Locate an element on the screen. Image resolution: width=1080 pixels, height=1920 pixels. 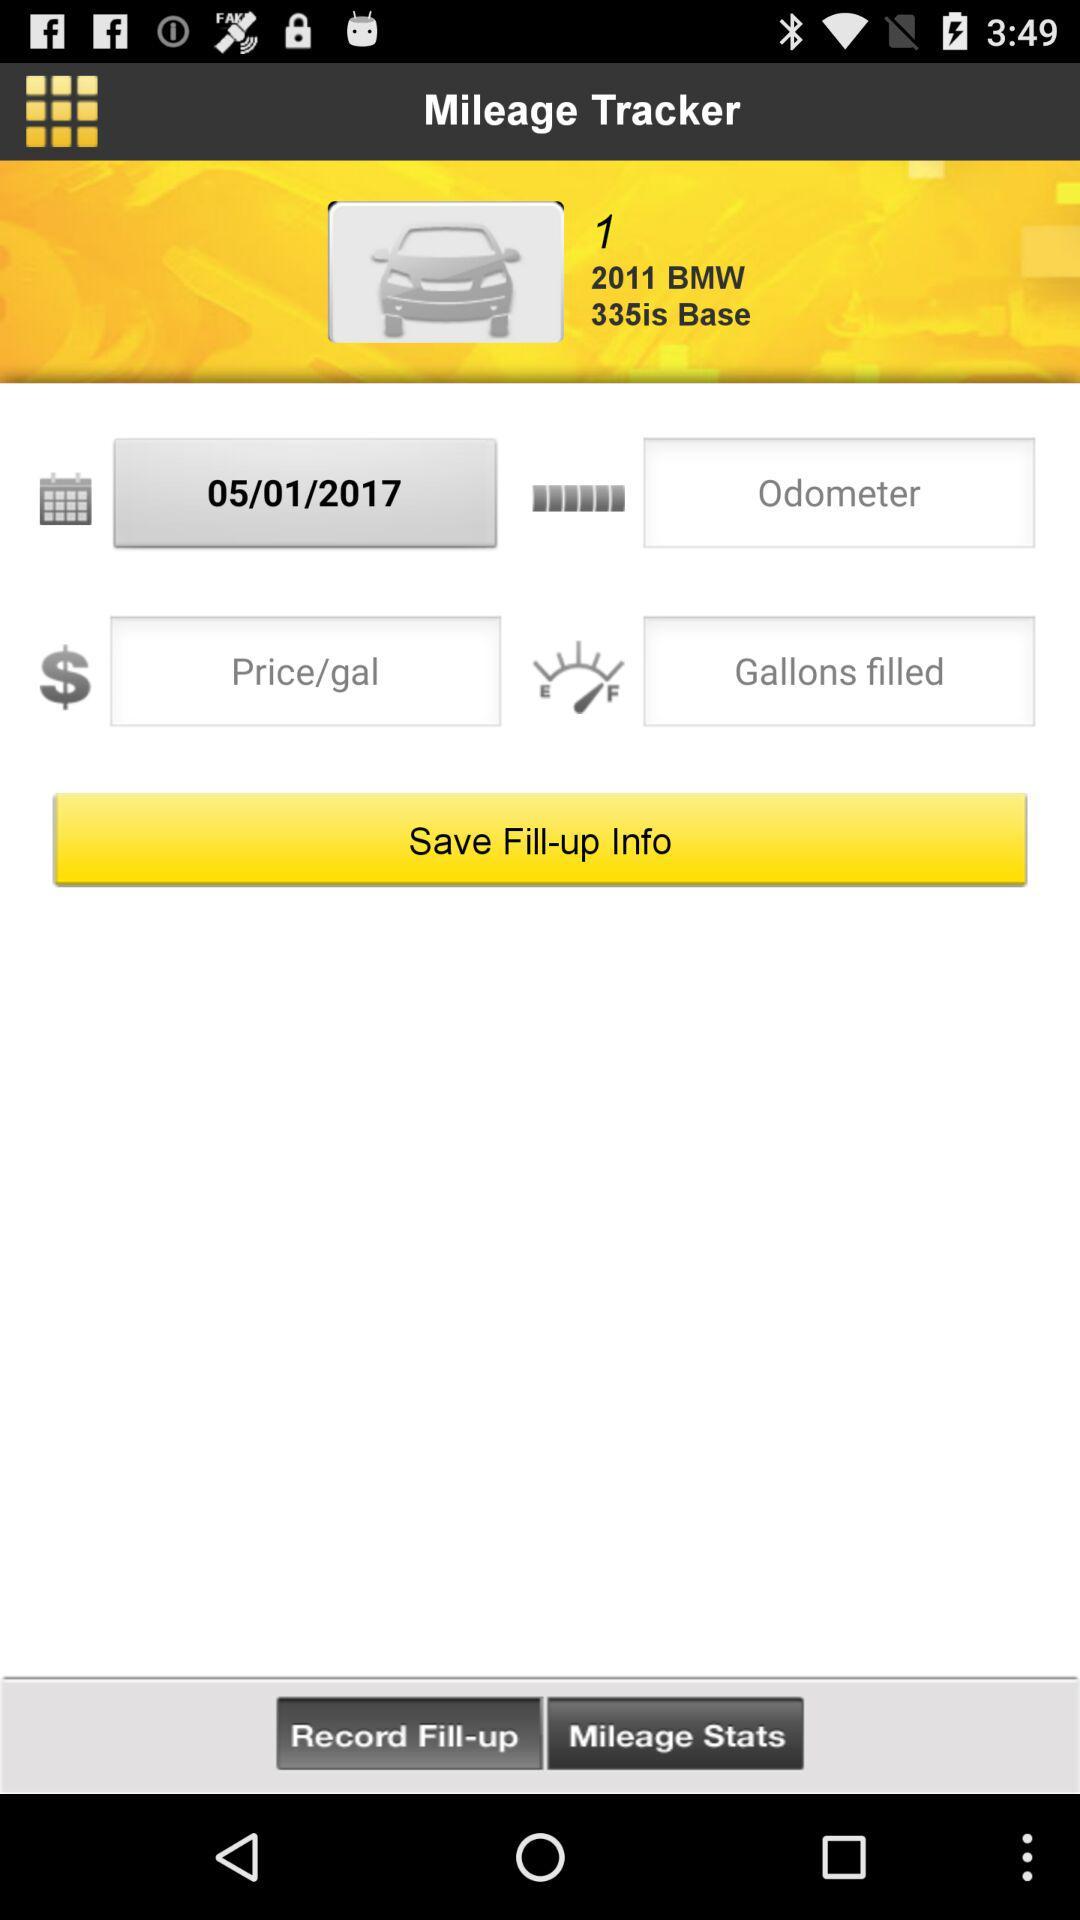
odometer is located at coordinates (839, 498).